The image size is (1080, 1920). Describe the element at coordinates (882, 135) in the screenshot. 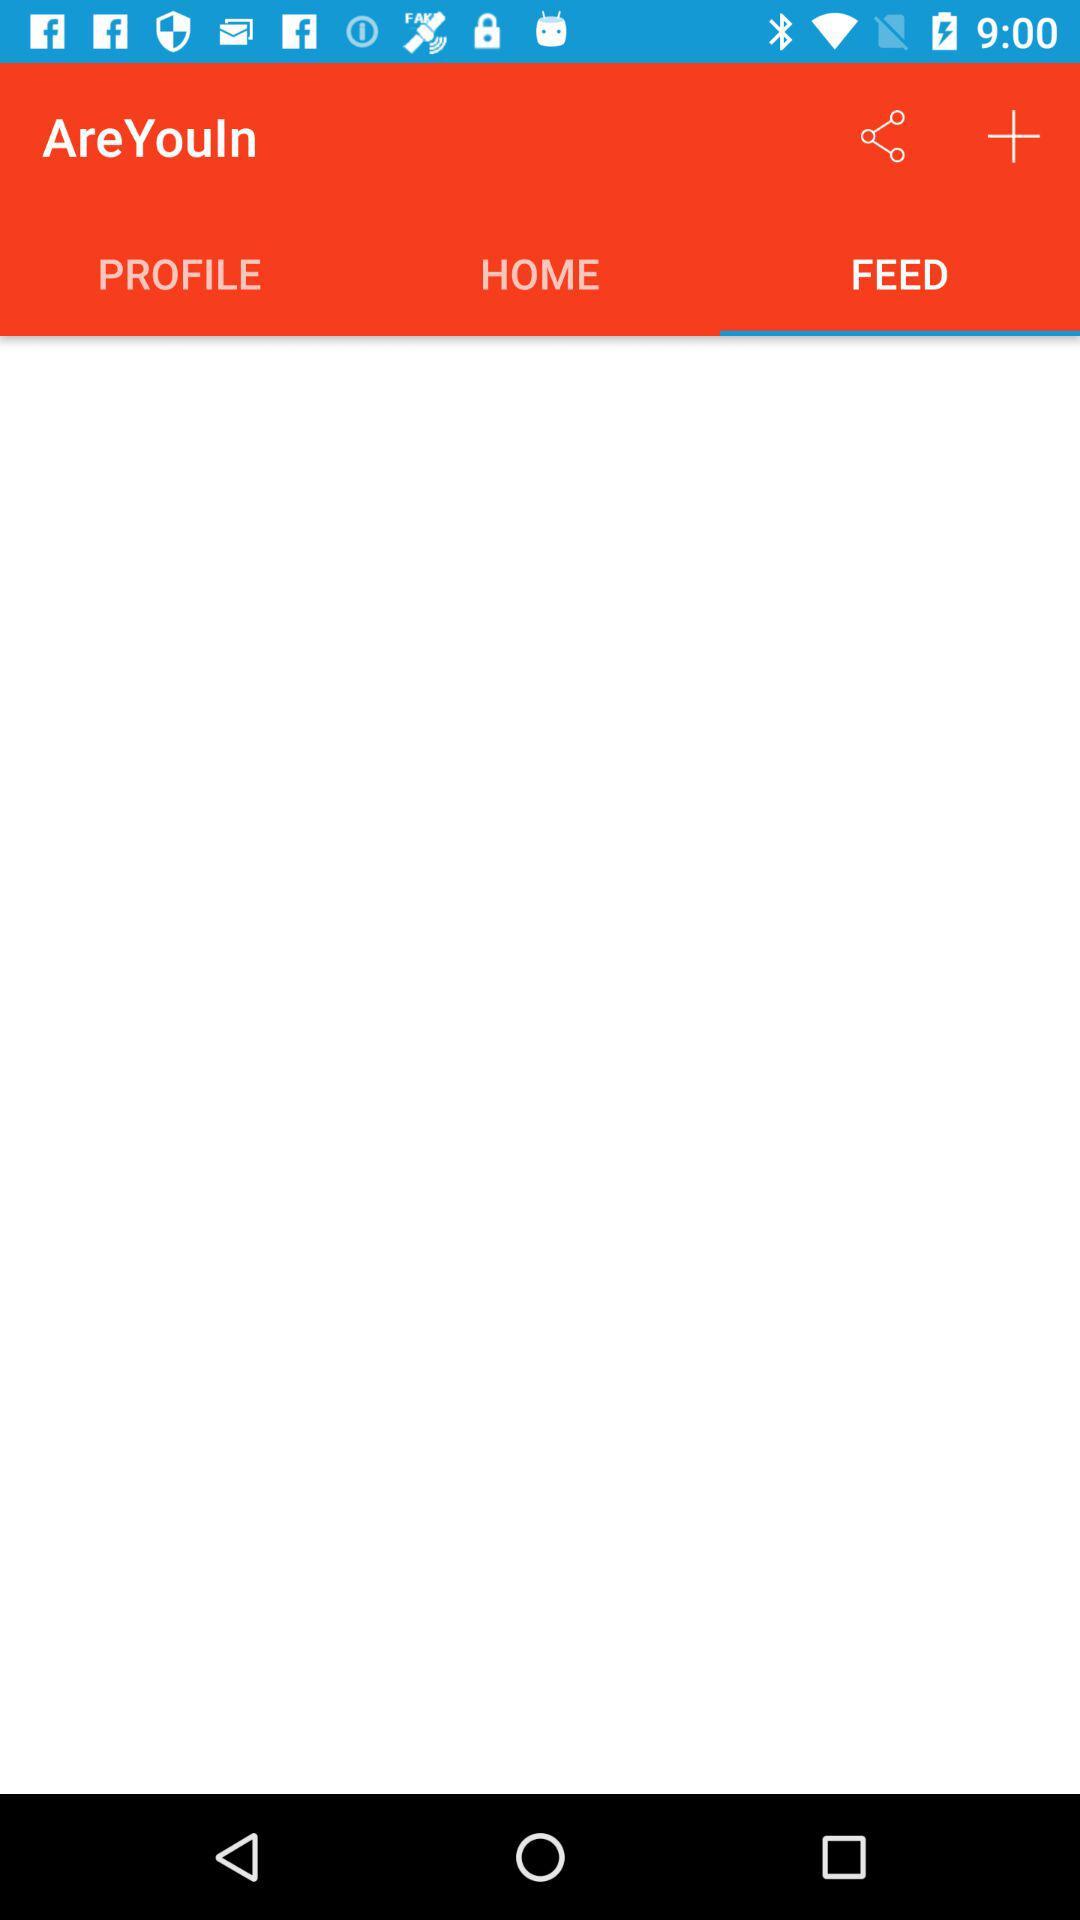

I see `icon next to the areyouin item` at that location.